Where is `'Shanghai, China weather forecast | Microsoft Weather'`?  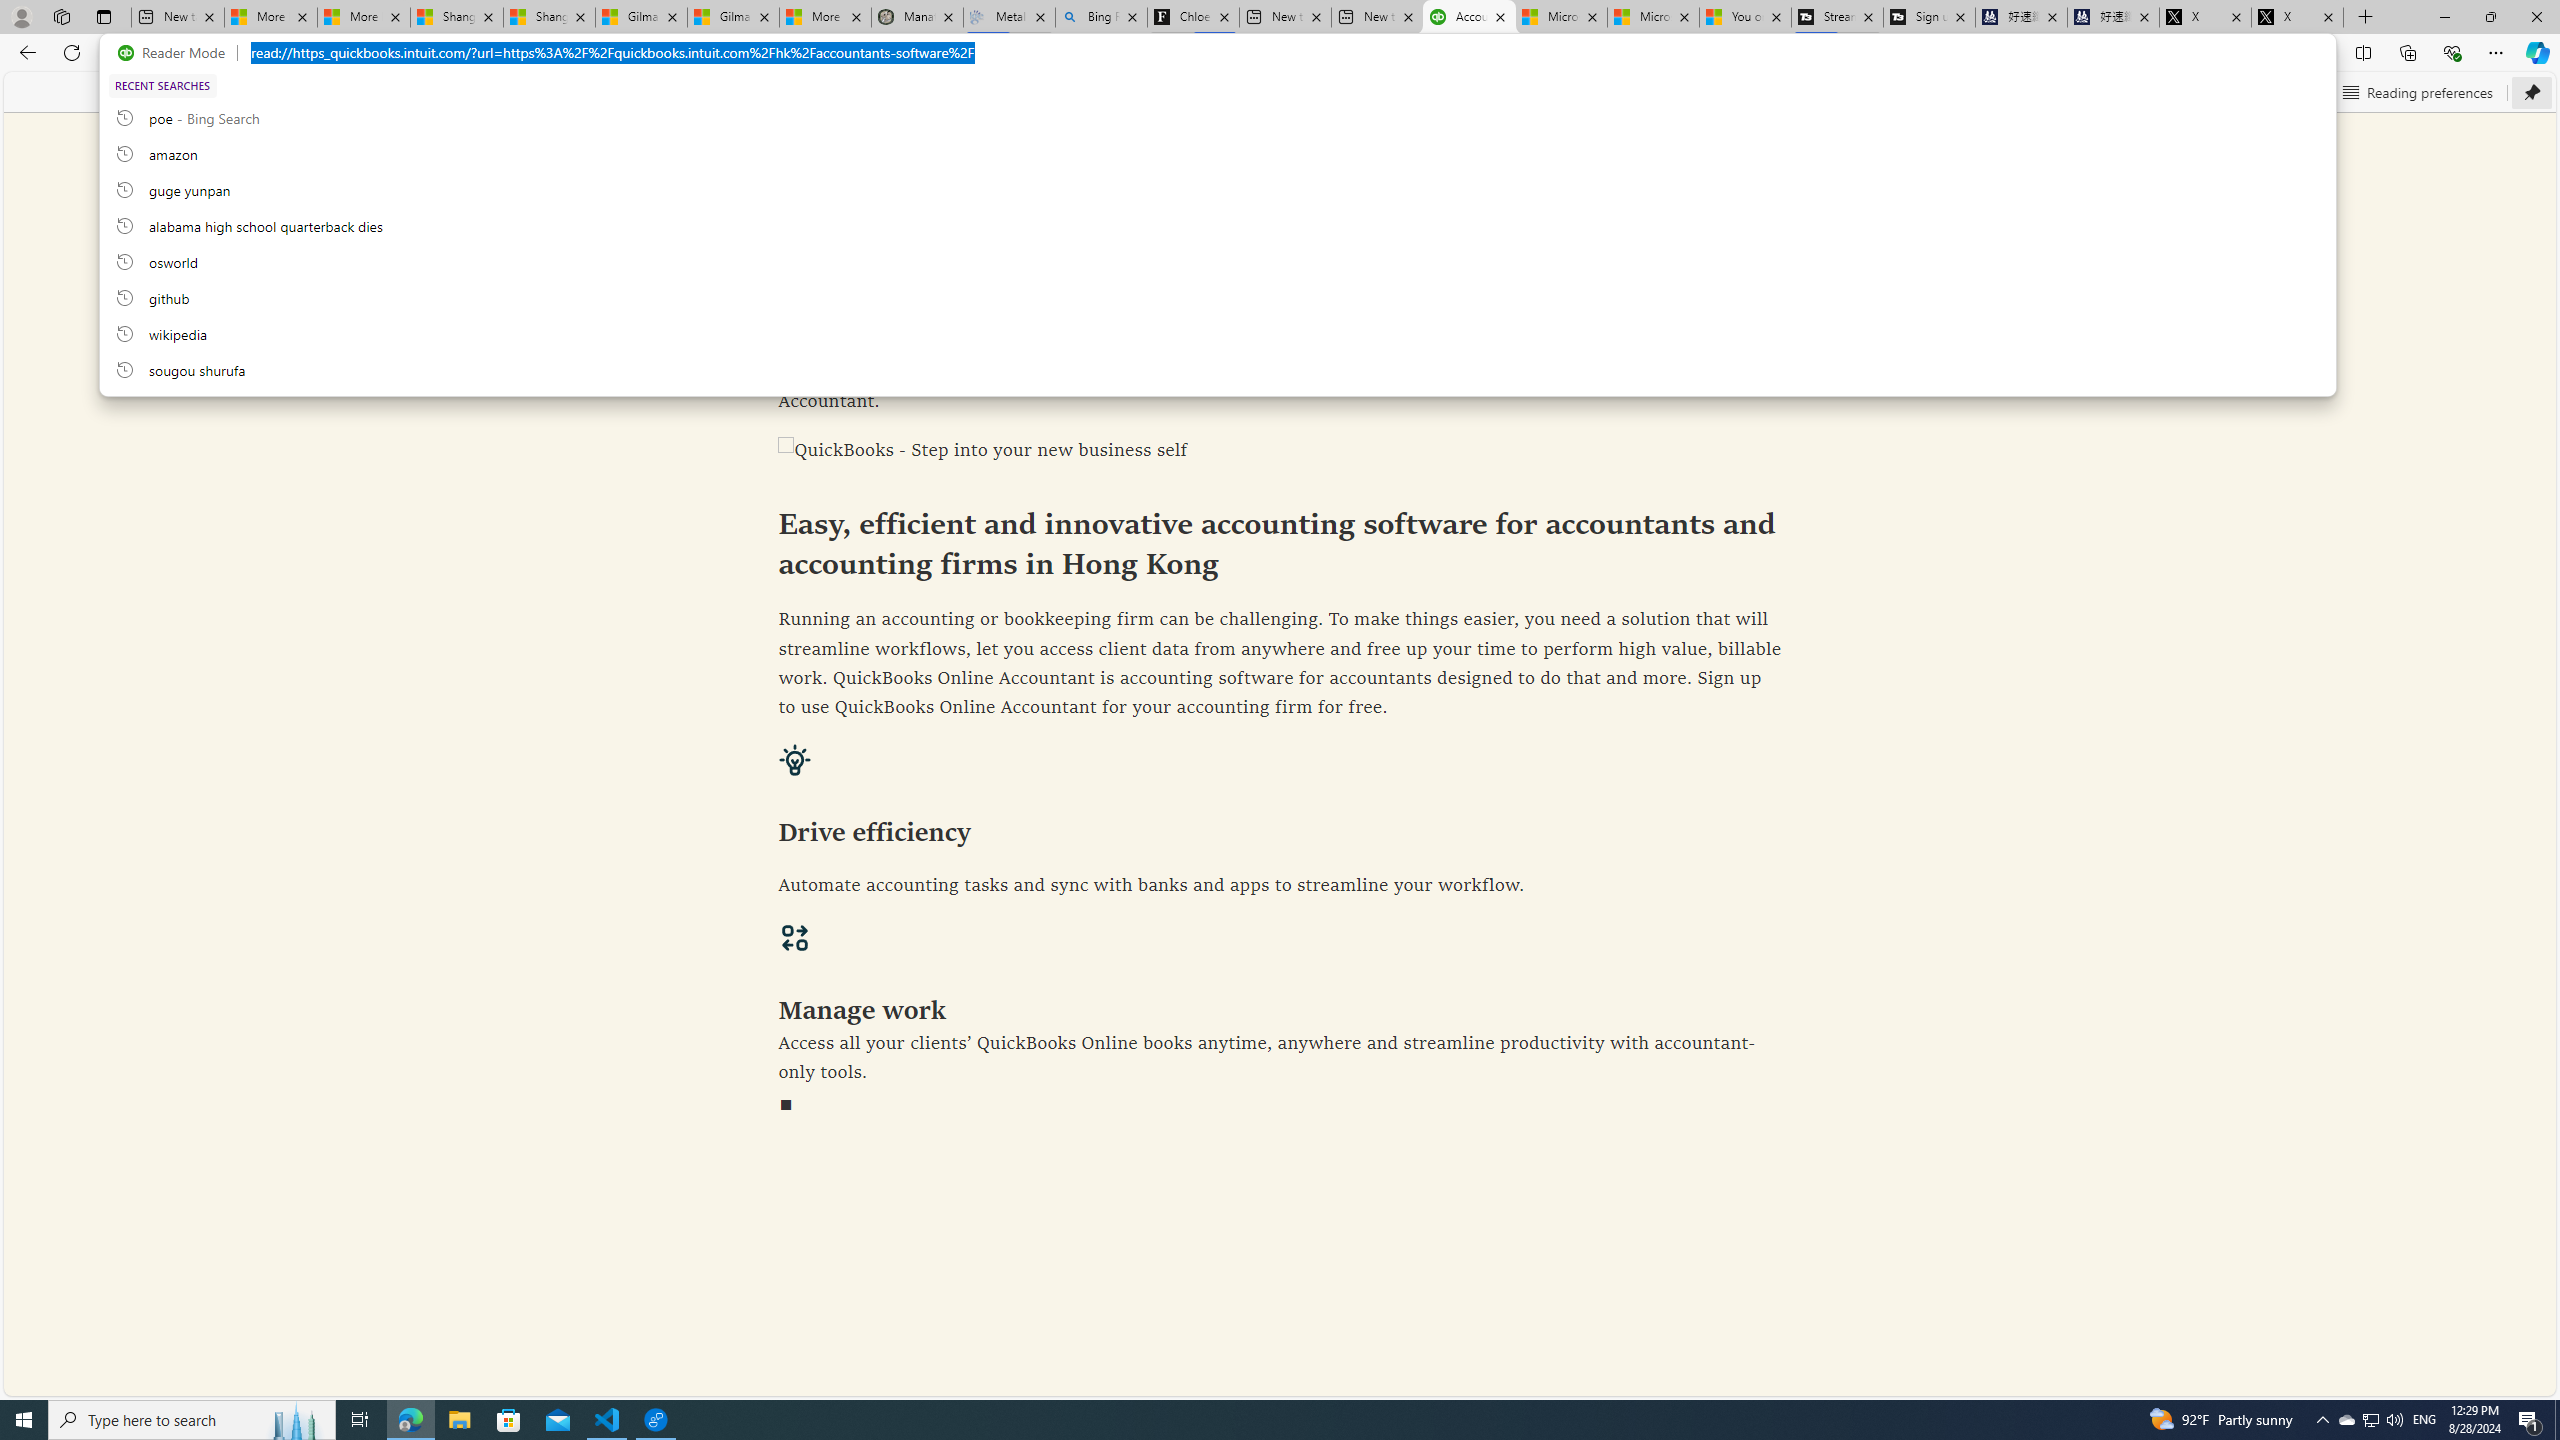
'Shanghai, China weather forecast | Microsoft Weather' is located at coordinates (549, 16).